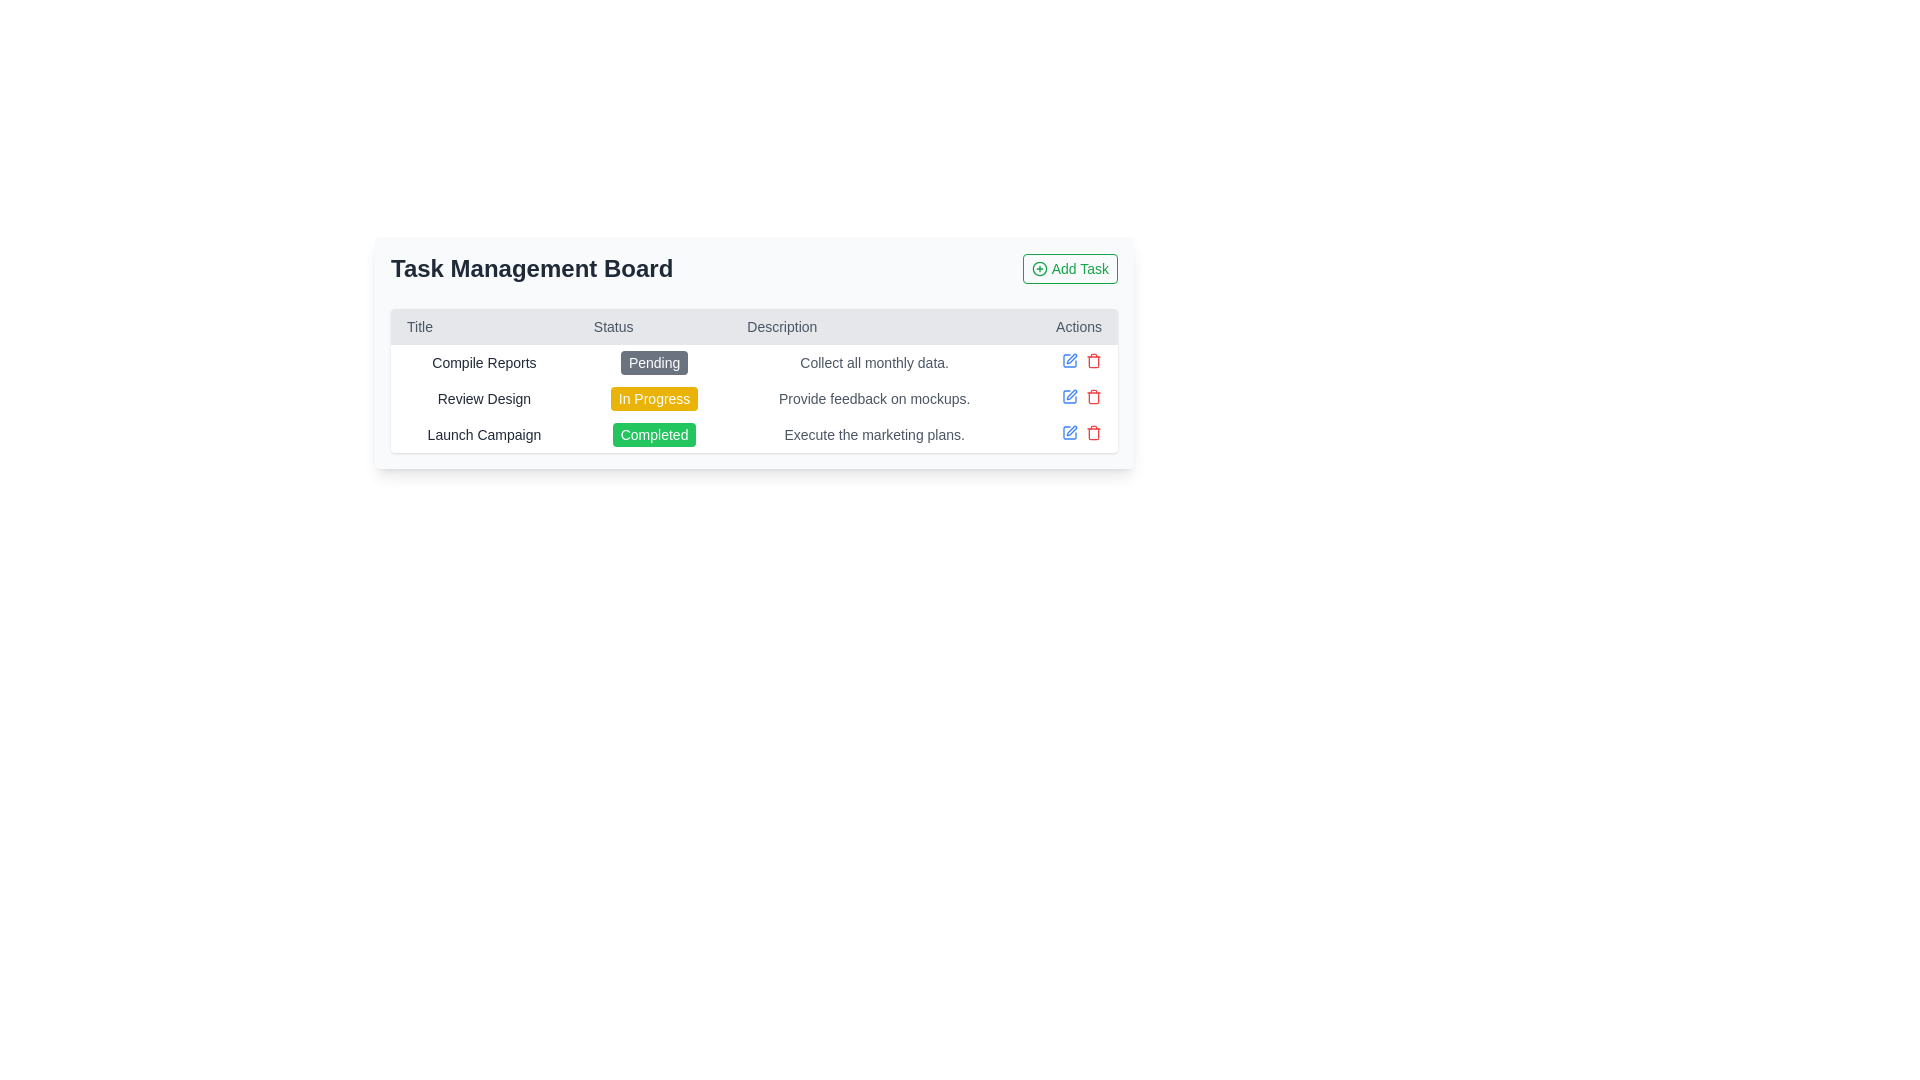 The height and width of the screenshot is (1080, 1920). What do you see at coordinates (654, 398) in the screenshot?
I see `the label styled as a rectangular button with rounded corners and a yellow background displaying the text 'In Progress' in white font, located in the second row under the 'Status' column of the 'Review Design' task` at bounding box center [654, 398].